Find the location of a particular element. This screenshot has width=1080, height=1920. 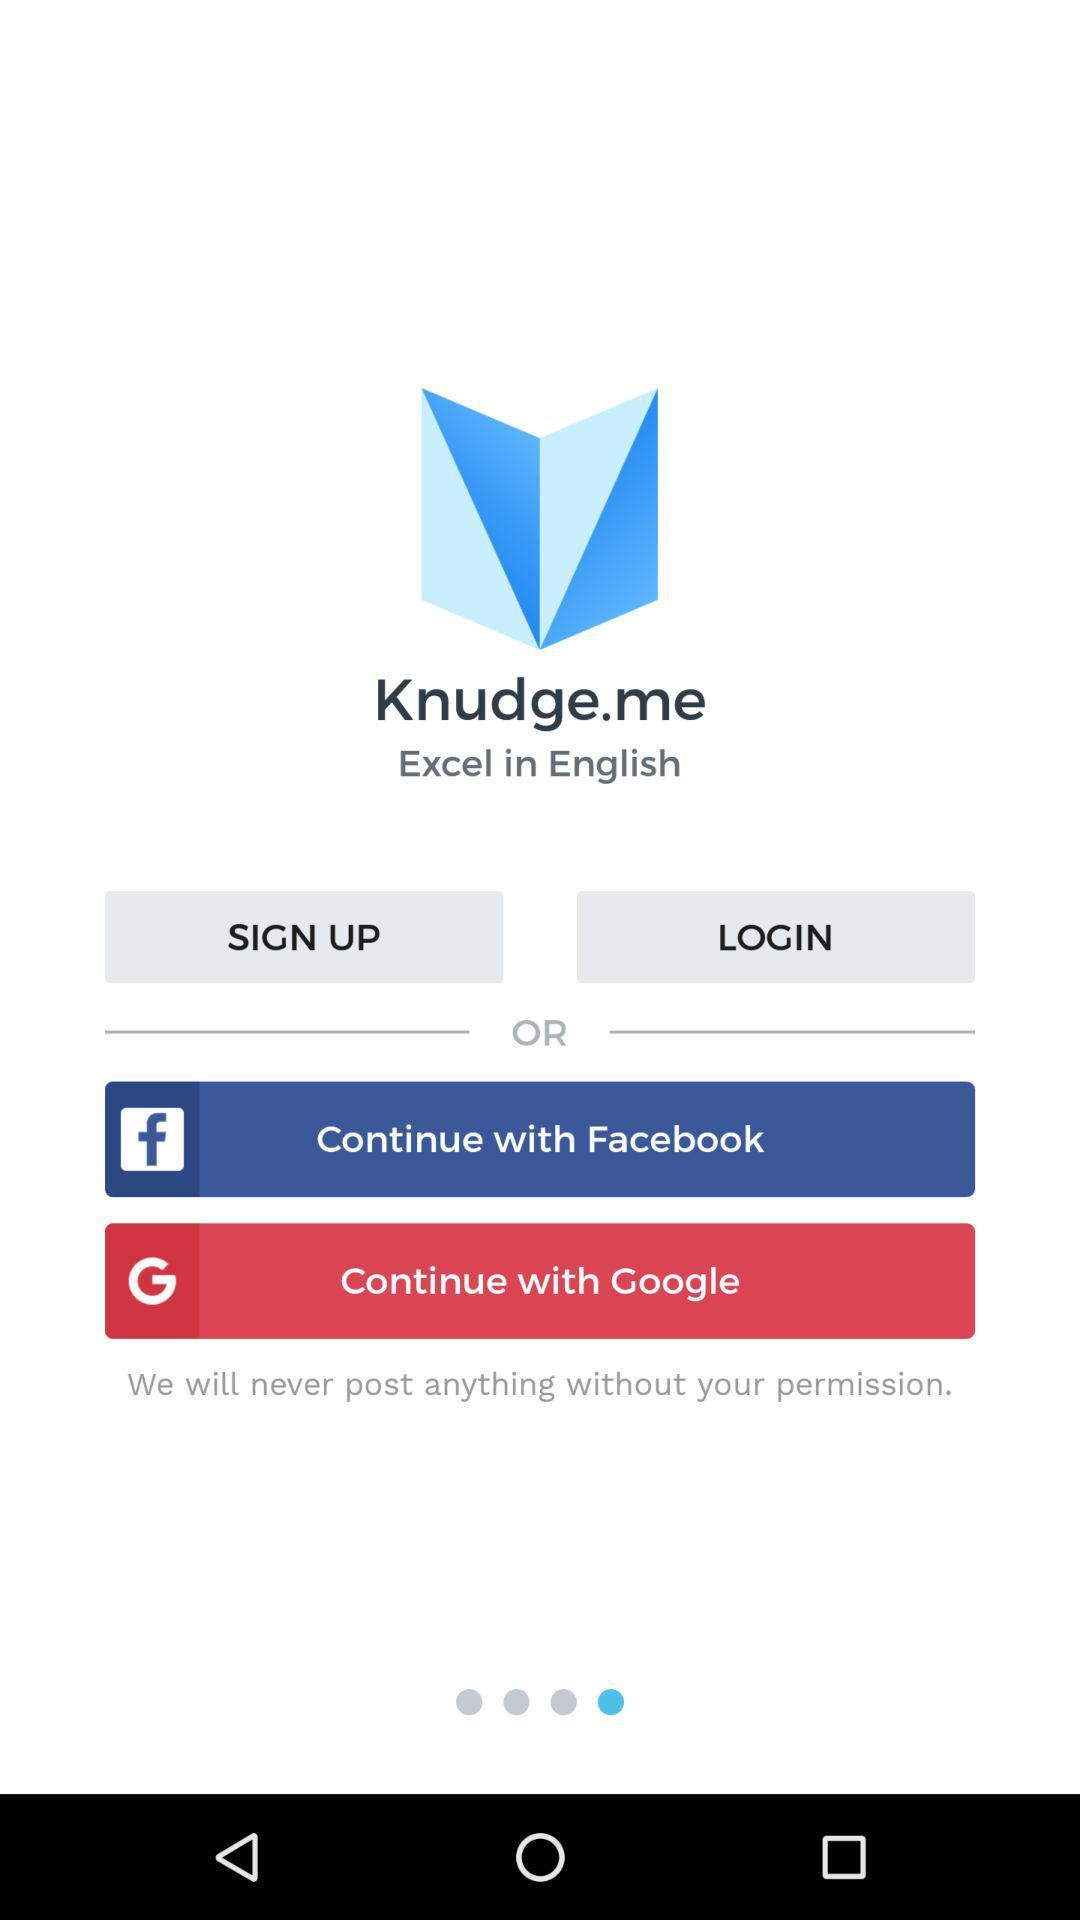

icon to the right of the sign up item is located at coordinates (774, 936).